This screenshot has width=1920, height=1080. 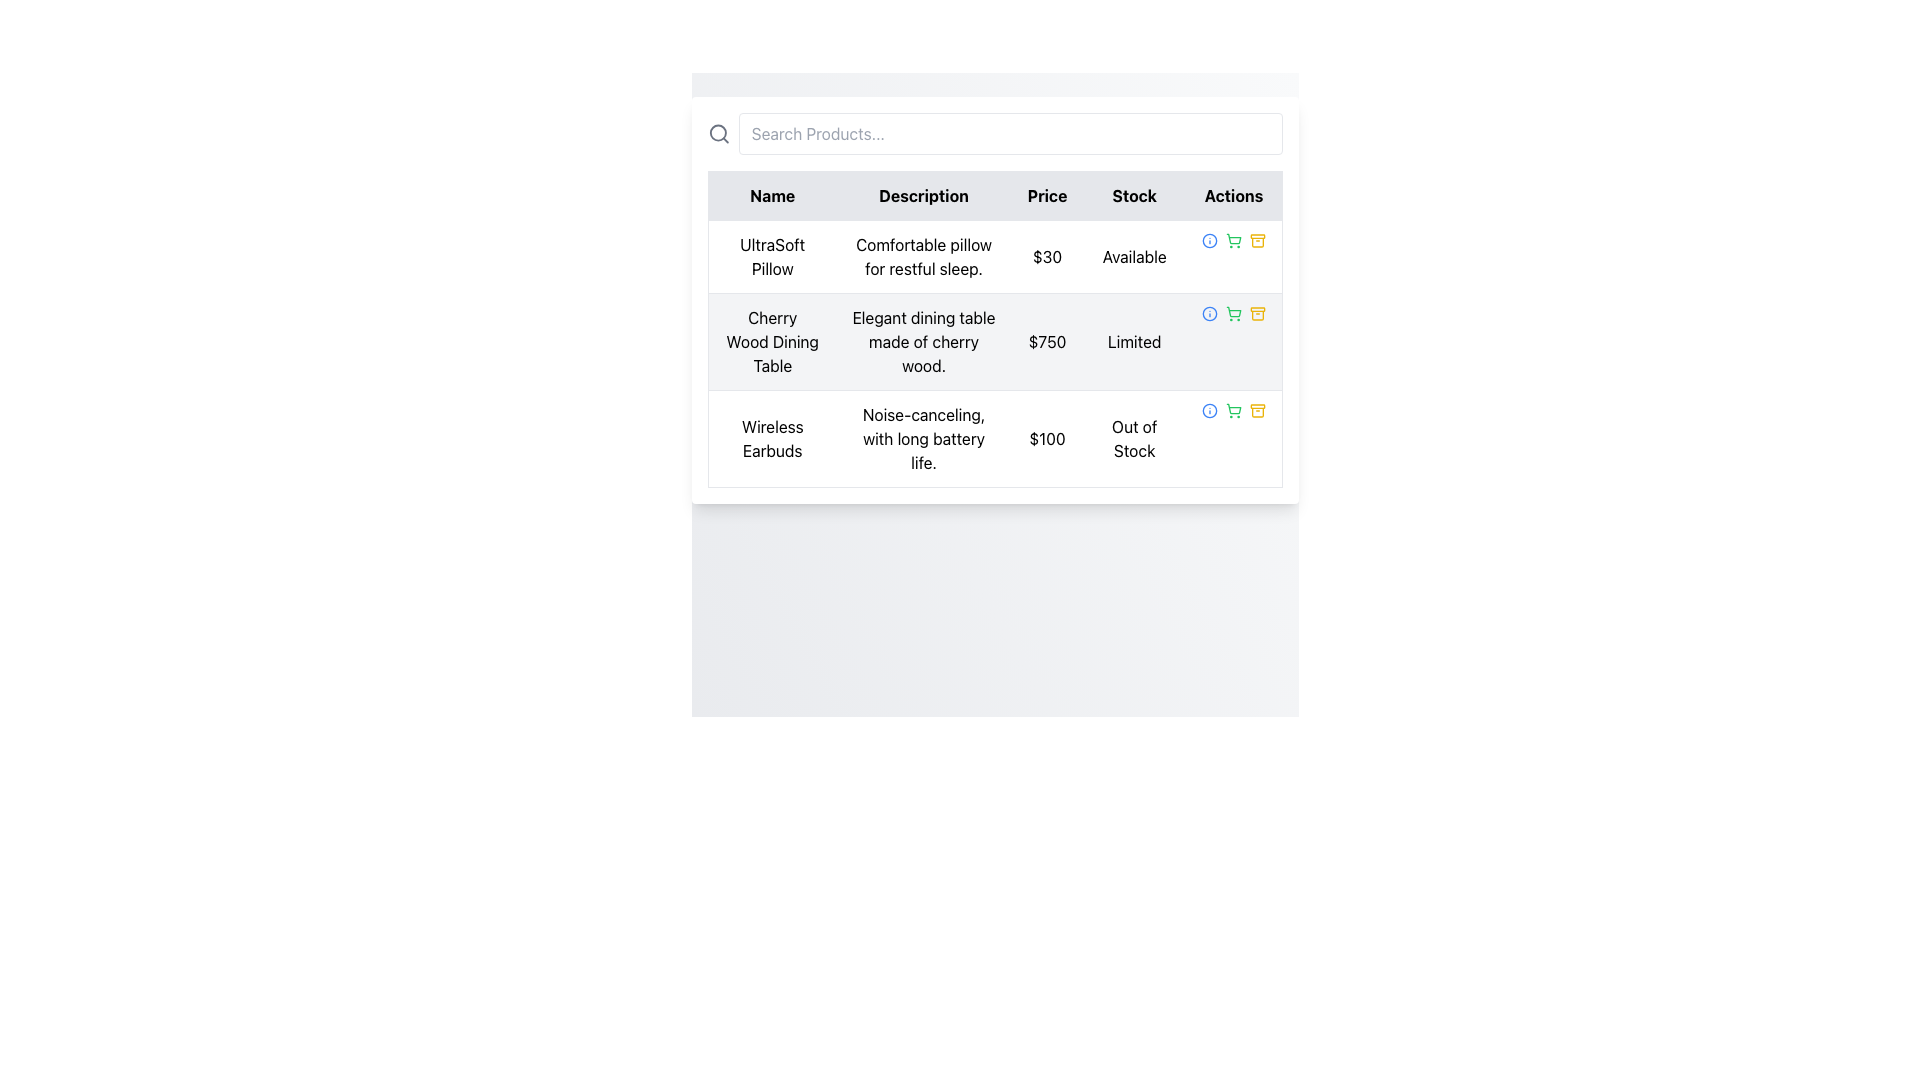 I want to click on the storage box icon button located in the 'Actions' column of the second row, which corresponds to the 'Cherry Wood Dining Table', so click(x=1256, y=315).